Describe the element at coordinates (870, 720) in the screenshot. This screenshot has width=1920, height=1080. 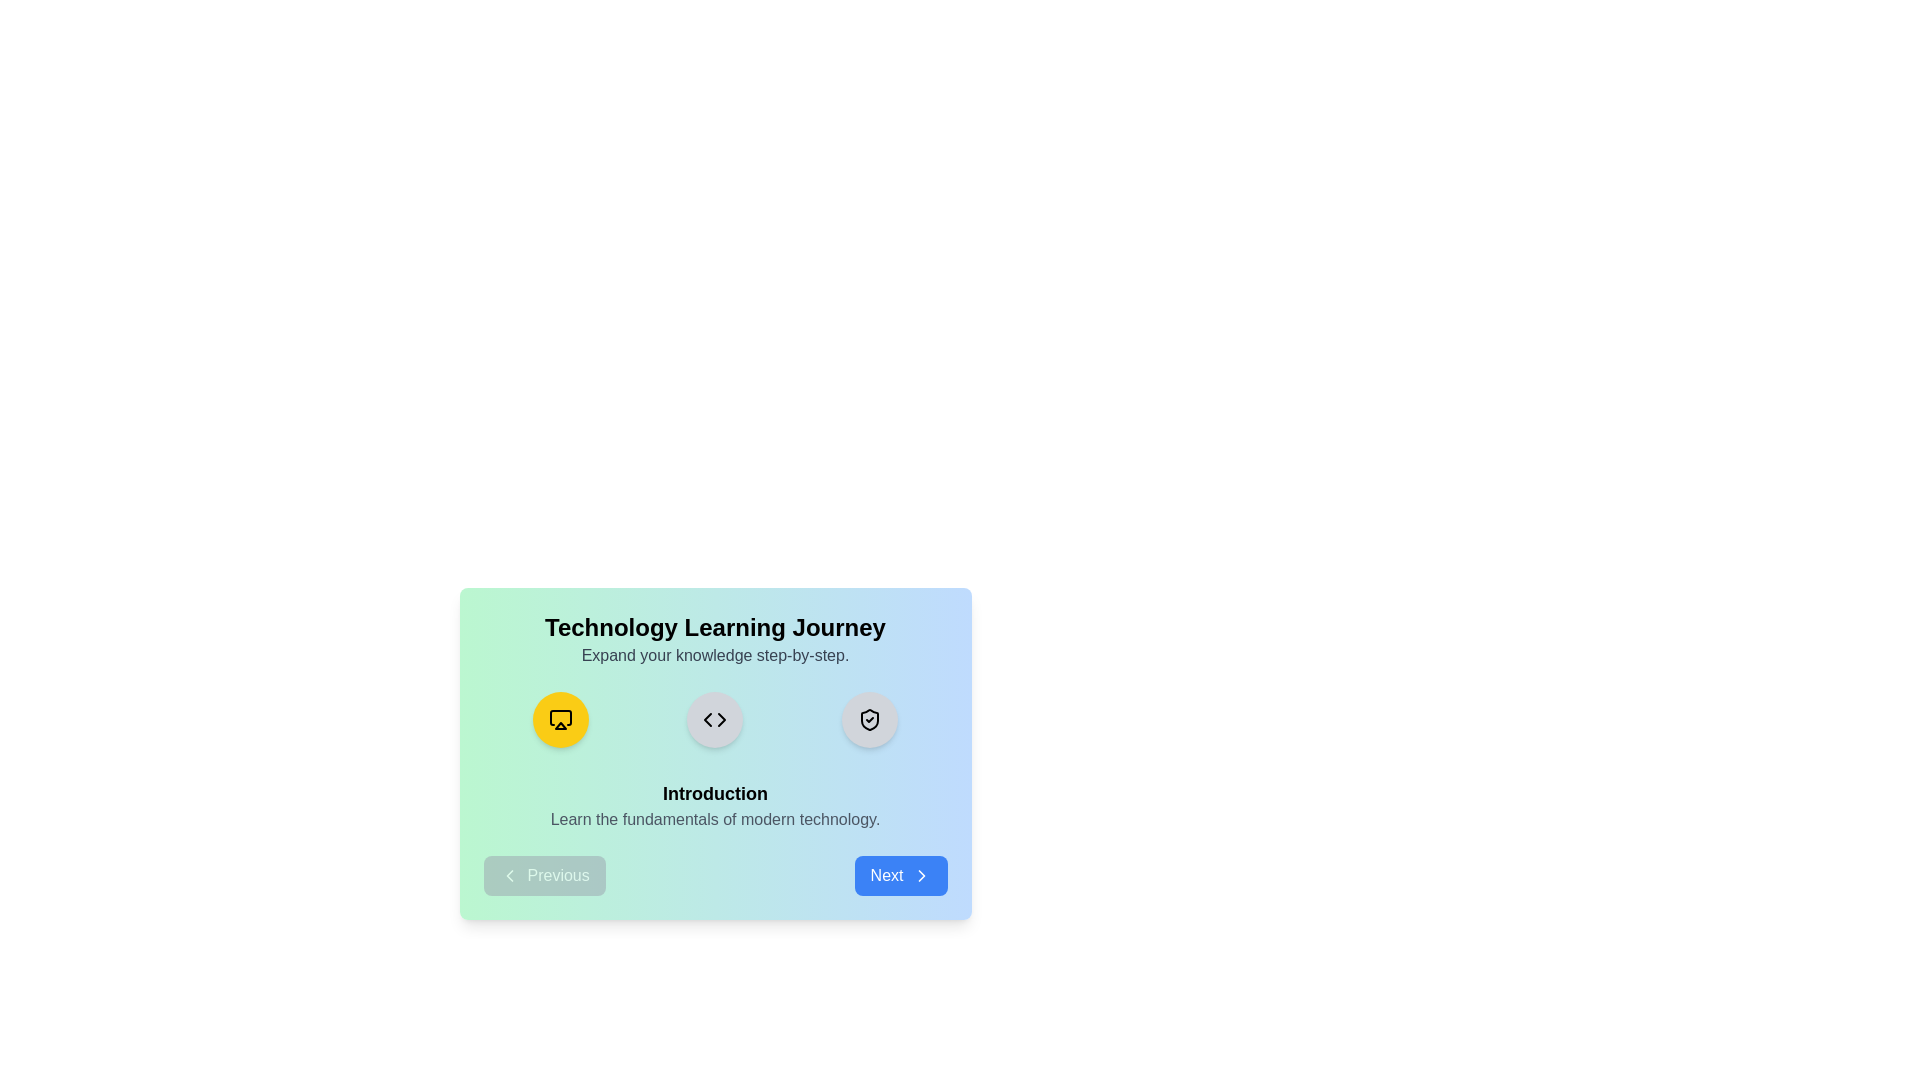
I see `the step icon corresponding to the Security step` at that location.